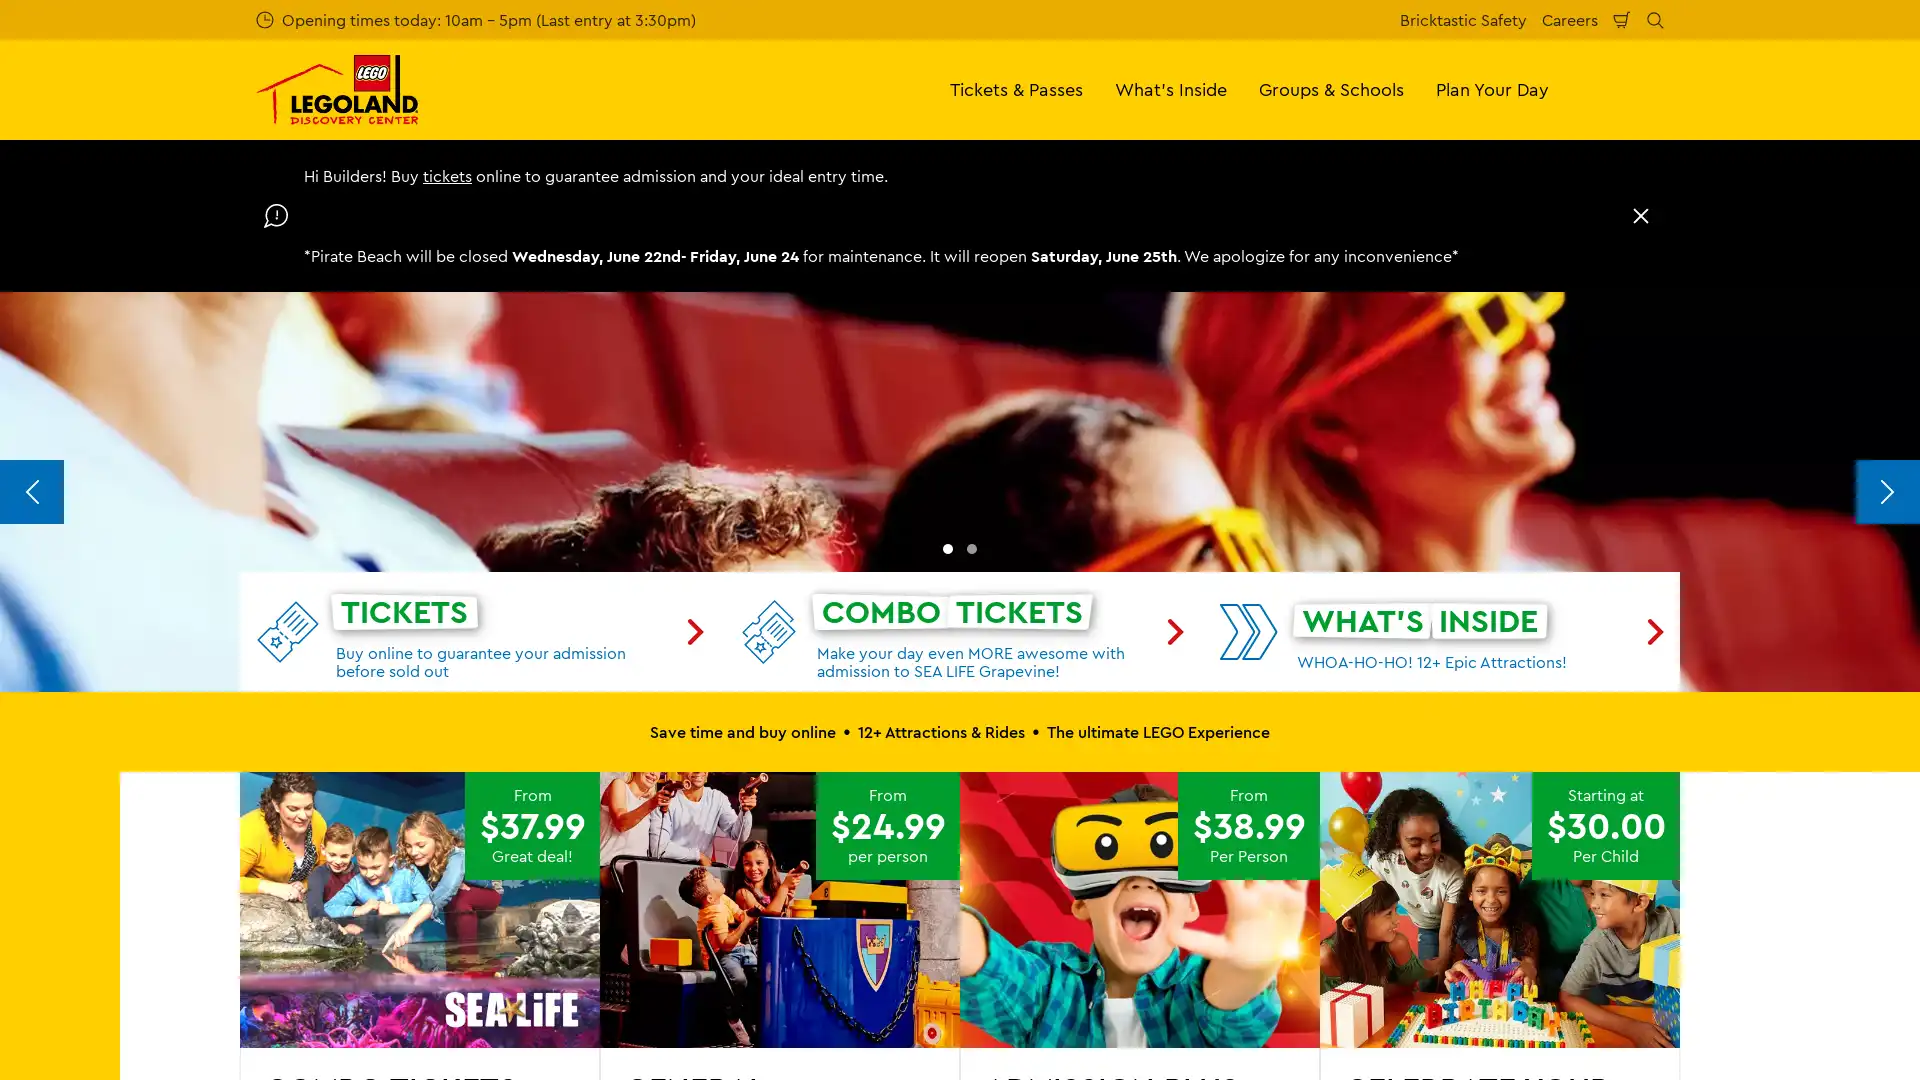  Describe the element at coordinates (1492, 88) in the screenshot. I see `Plan Your Day` at that location.